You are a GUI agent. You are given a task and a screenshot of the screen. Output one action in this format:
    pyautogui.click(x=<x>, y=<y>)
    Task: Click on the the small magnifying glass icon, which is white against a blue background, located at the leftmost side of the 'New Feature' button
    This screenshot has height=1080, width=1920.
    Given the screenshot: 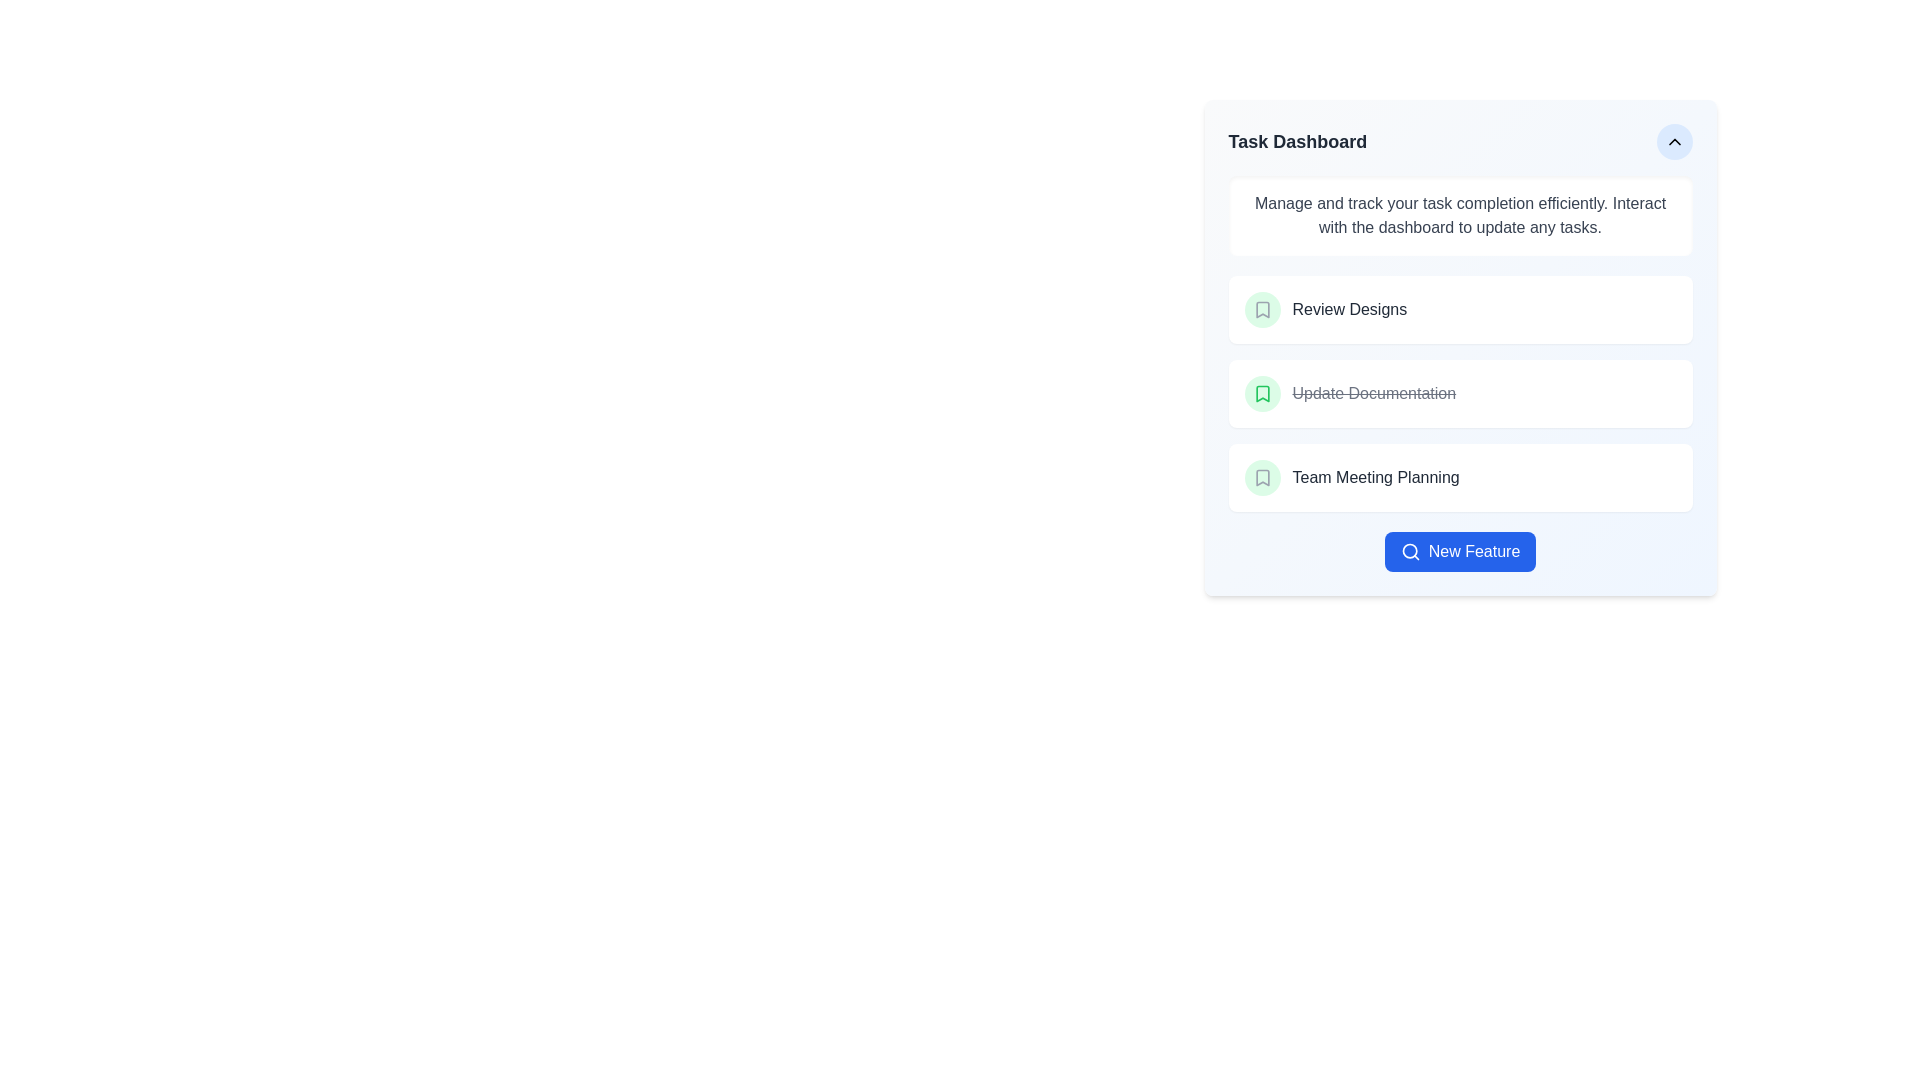 What is the action you would take?
    pyautogui.click(x=1409, y=551)
    